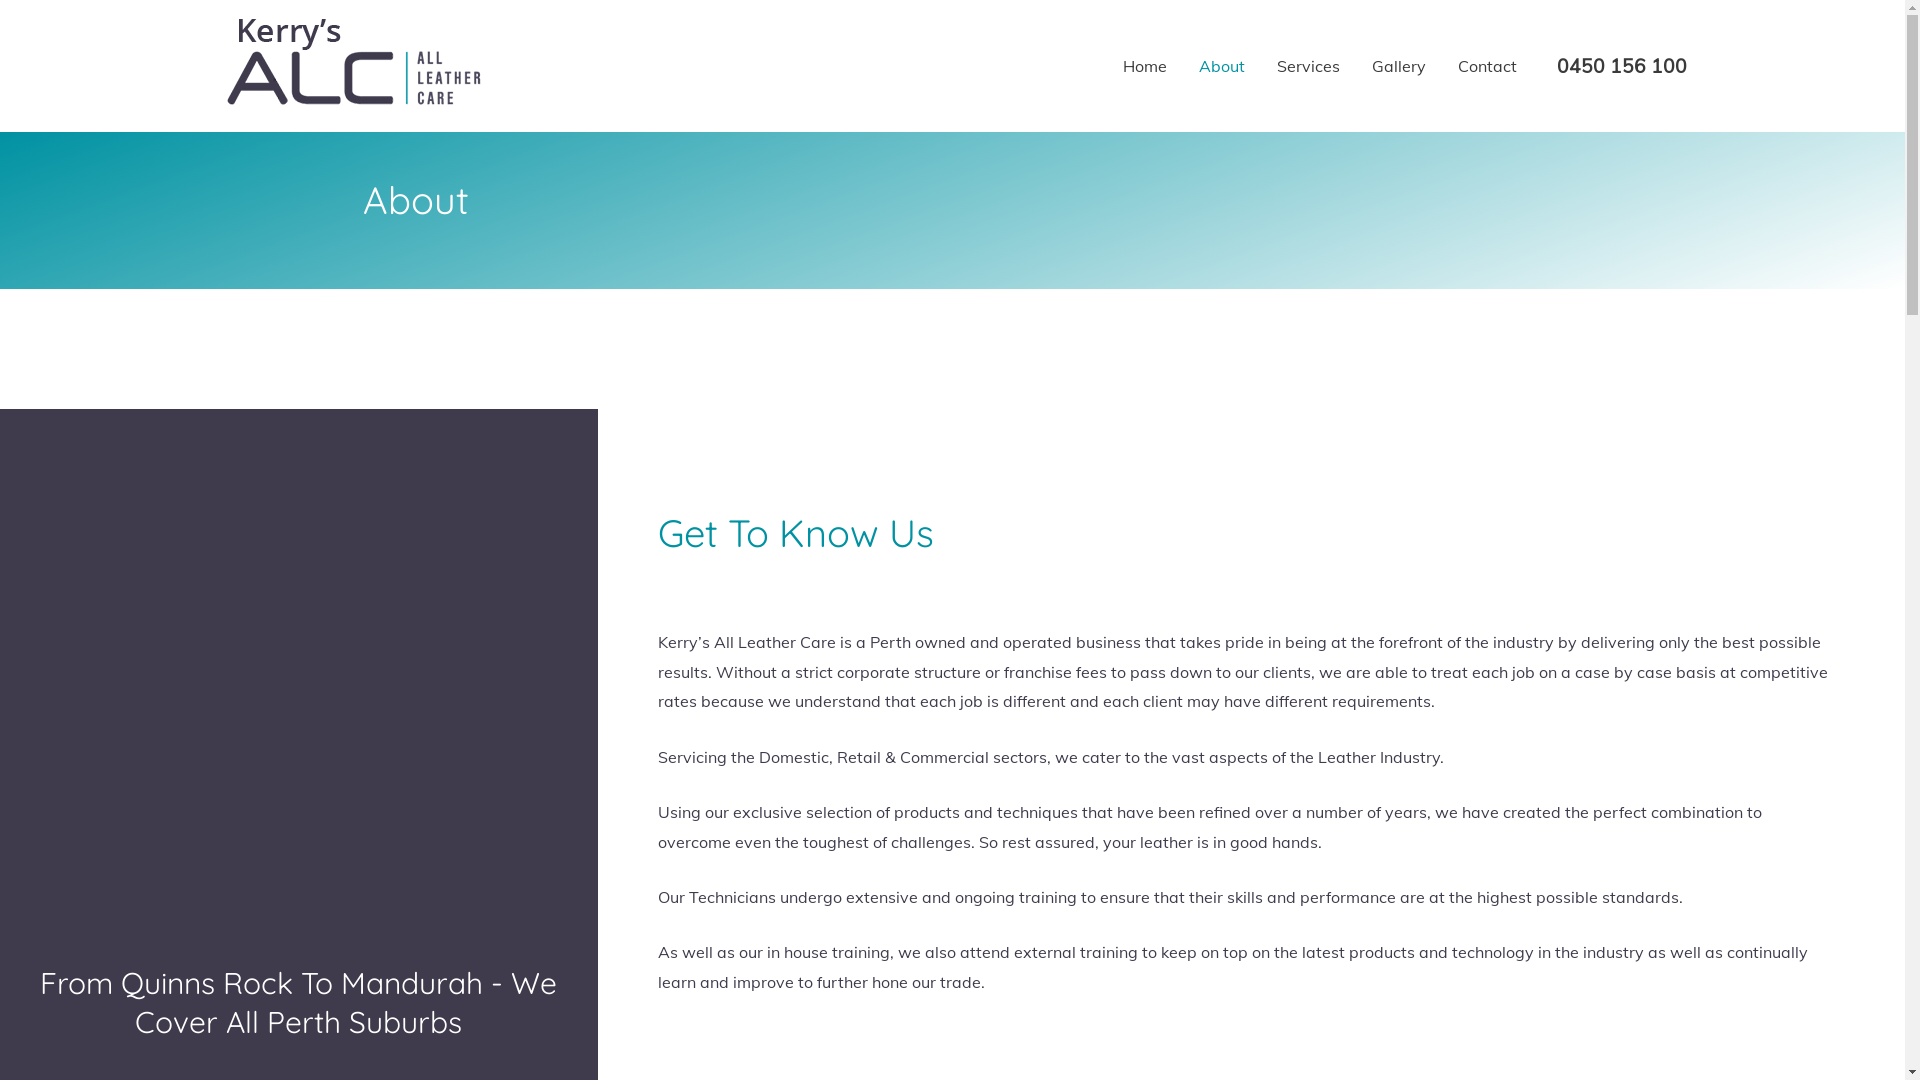  What do you see at coordinates (0, 637) in the screenshot?
I see `'Perth'` at bounding box center [0, 637].